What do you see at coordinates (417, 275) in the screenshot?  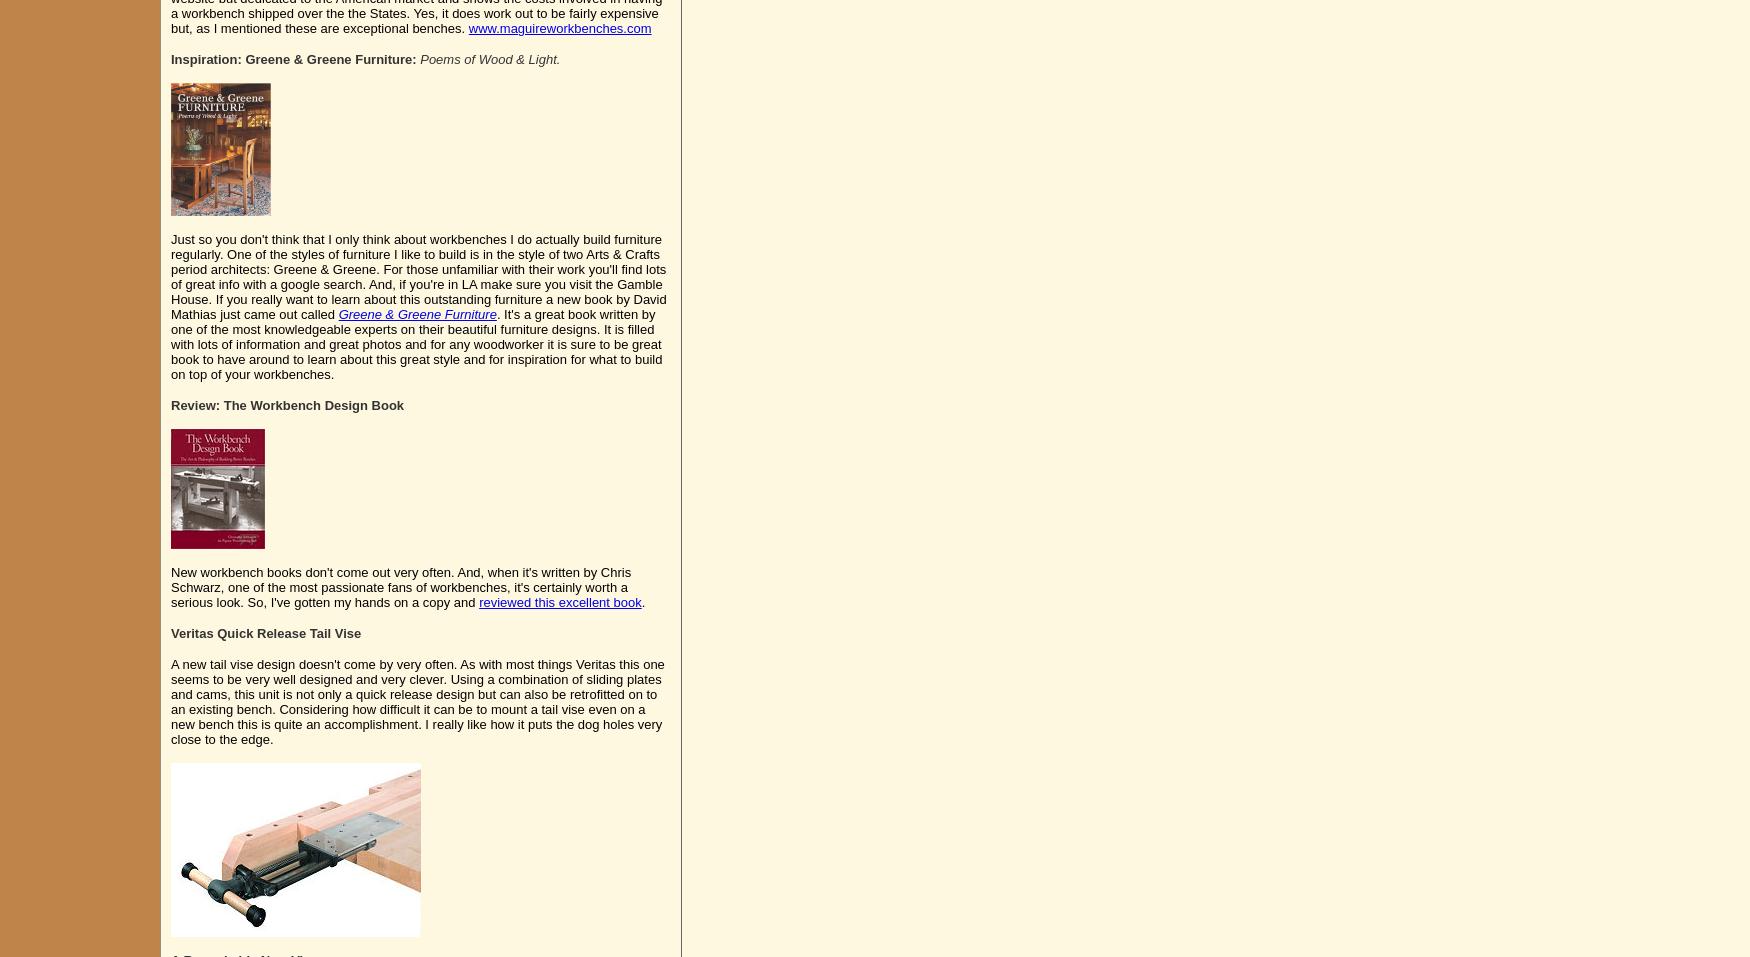 I see `'Just so you don't think that I only think about workbenches I do actually build furniture regularly. One of the styles of furniture I like to build is in the style of two Arts & Crafts period architects: Greene & Greene. For those unfamiliar with their work you'll find lots of great info with a google search. And, if you're in LA make sure you visit the Gamble House. If you really want to learn about this outstanding furniture a new book by David Mathias just came out called'` at bounding box center [417, 275].